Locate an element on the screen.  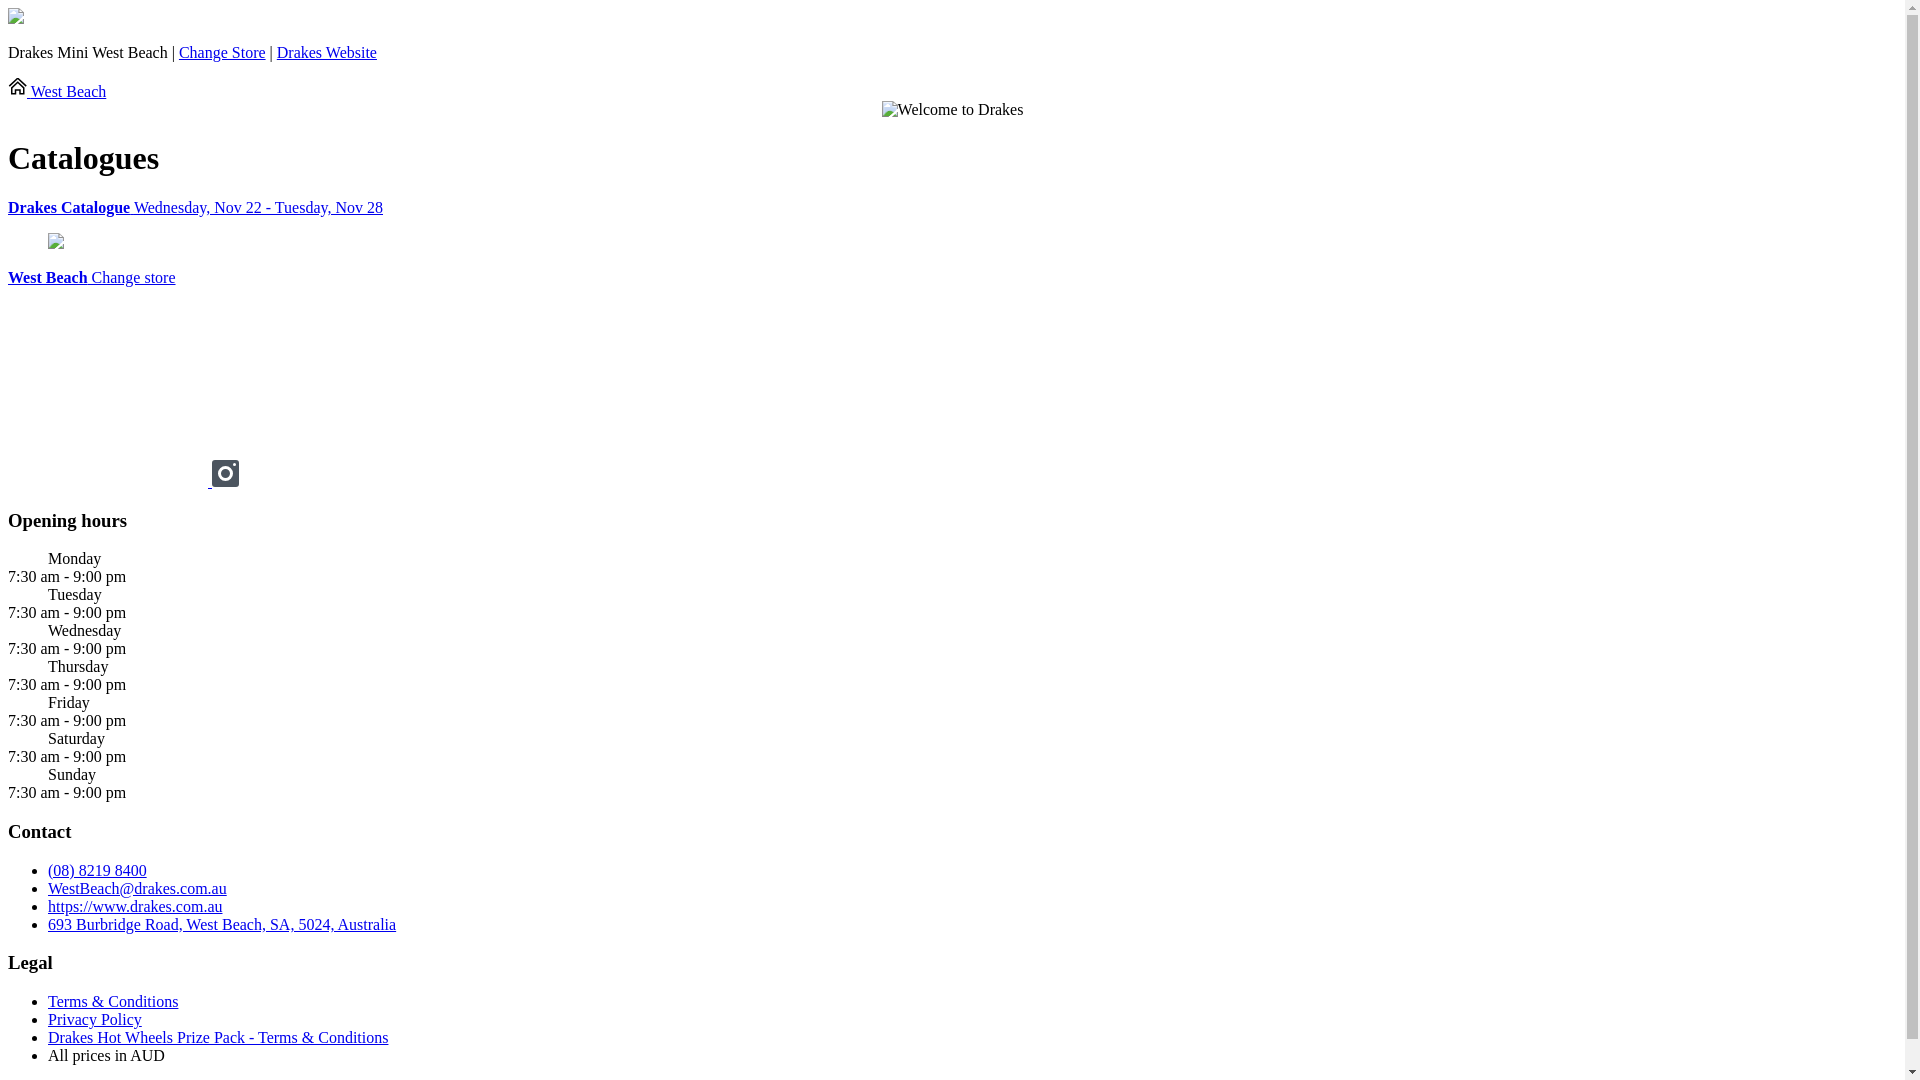
'693 Burbridge Road, West Beach, SA, 5024, Australia' is located at coordinates (221, 924).